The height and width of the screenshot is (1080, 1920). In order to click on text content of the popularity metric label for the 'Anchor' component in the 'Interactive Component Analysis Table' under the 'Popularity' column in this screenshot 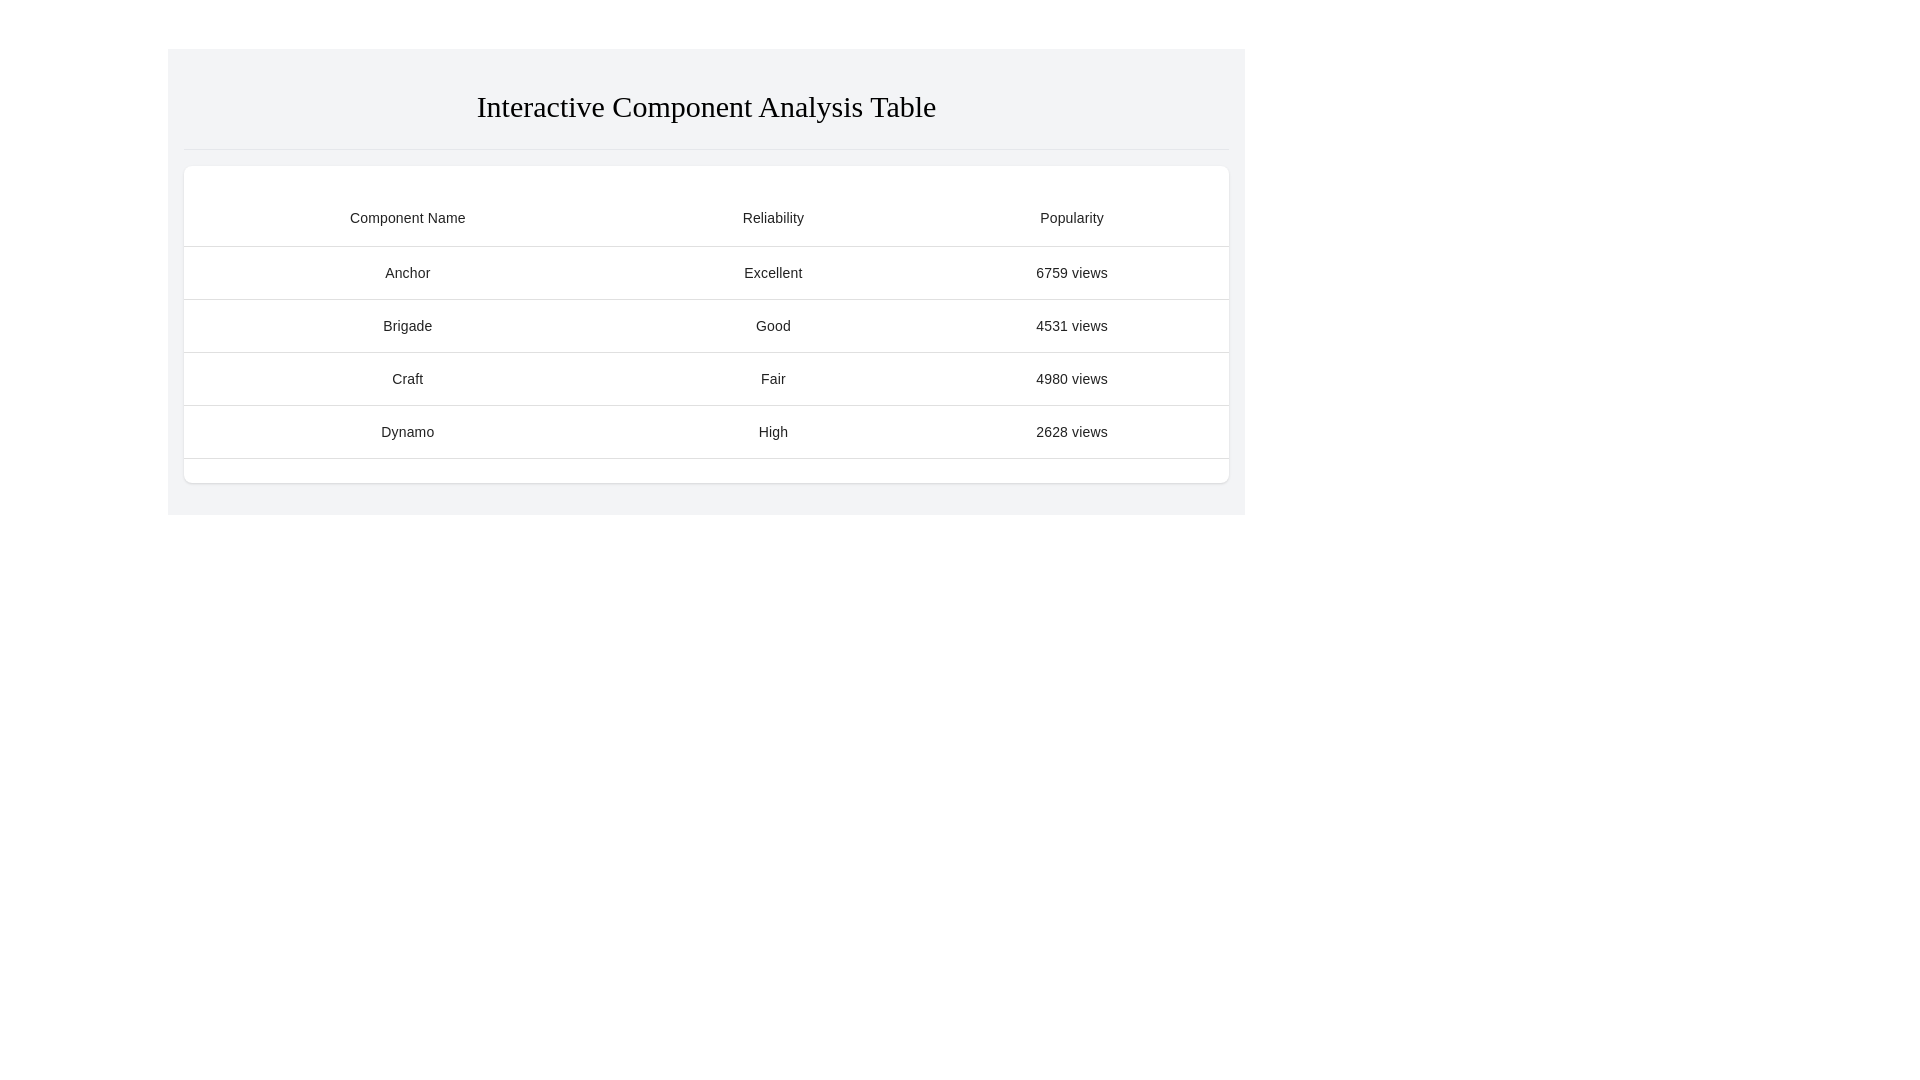, I will do `click(1071, 273)`.